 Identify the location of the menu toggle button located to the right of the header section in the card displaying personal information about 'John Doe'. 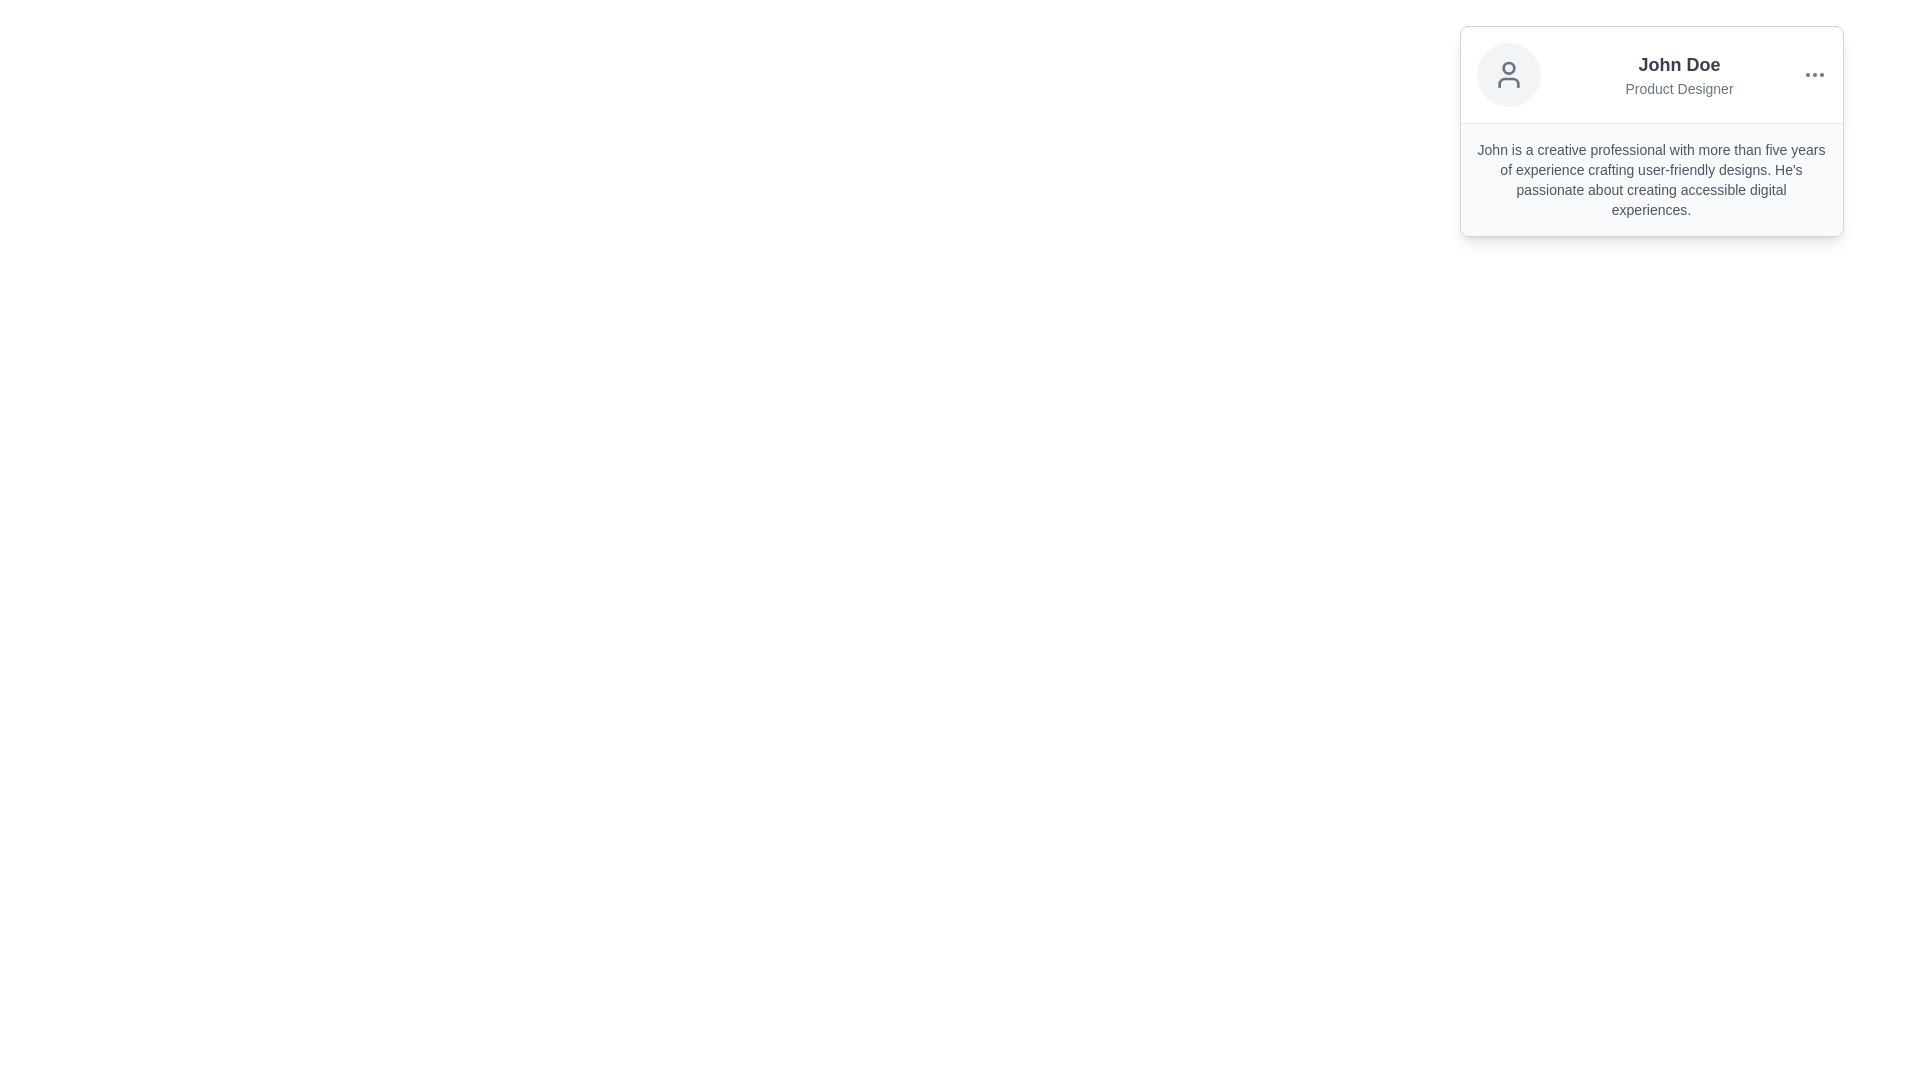
(1814, 73).